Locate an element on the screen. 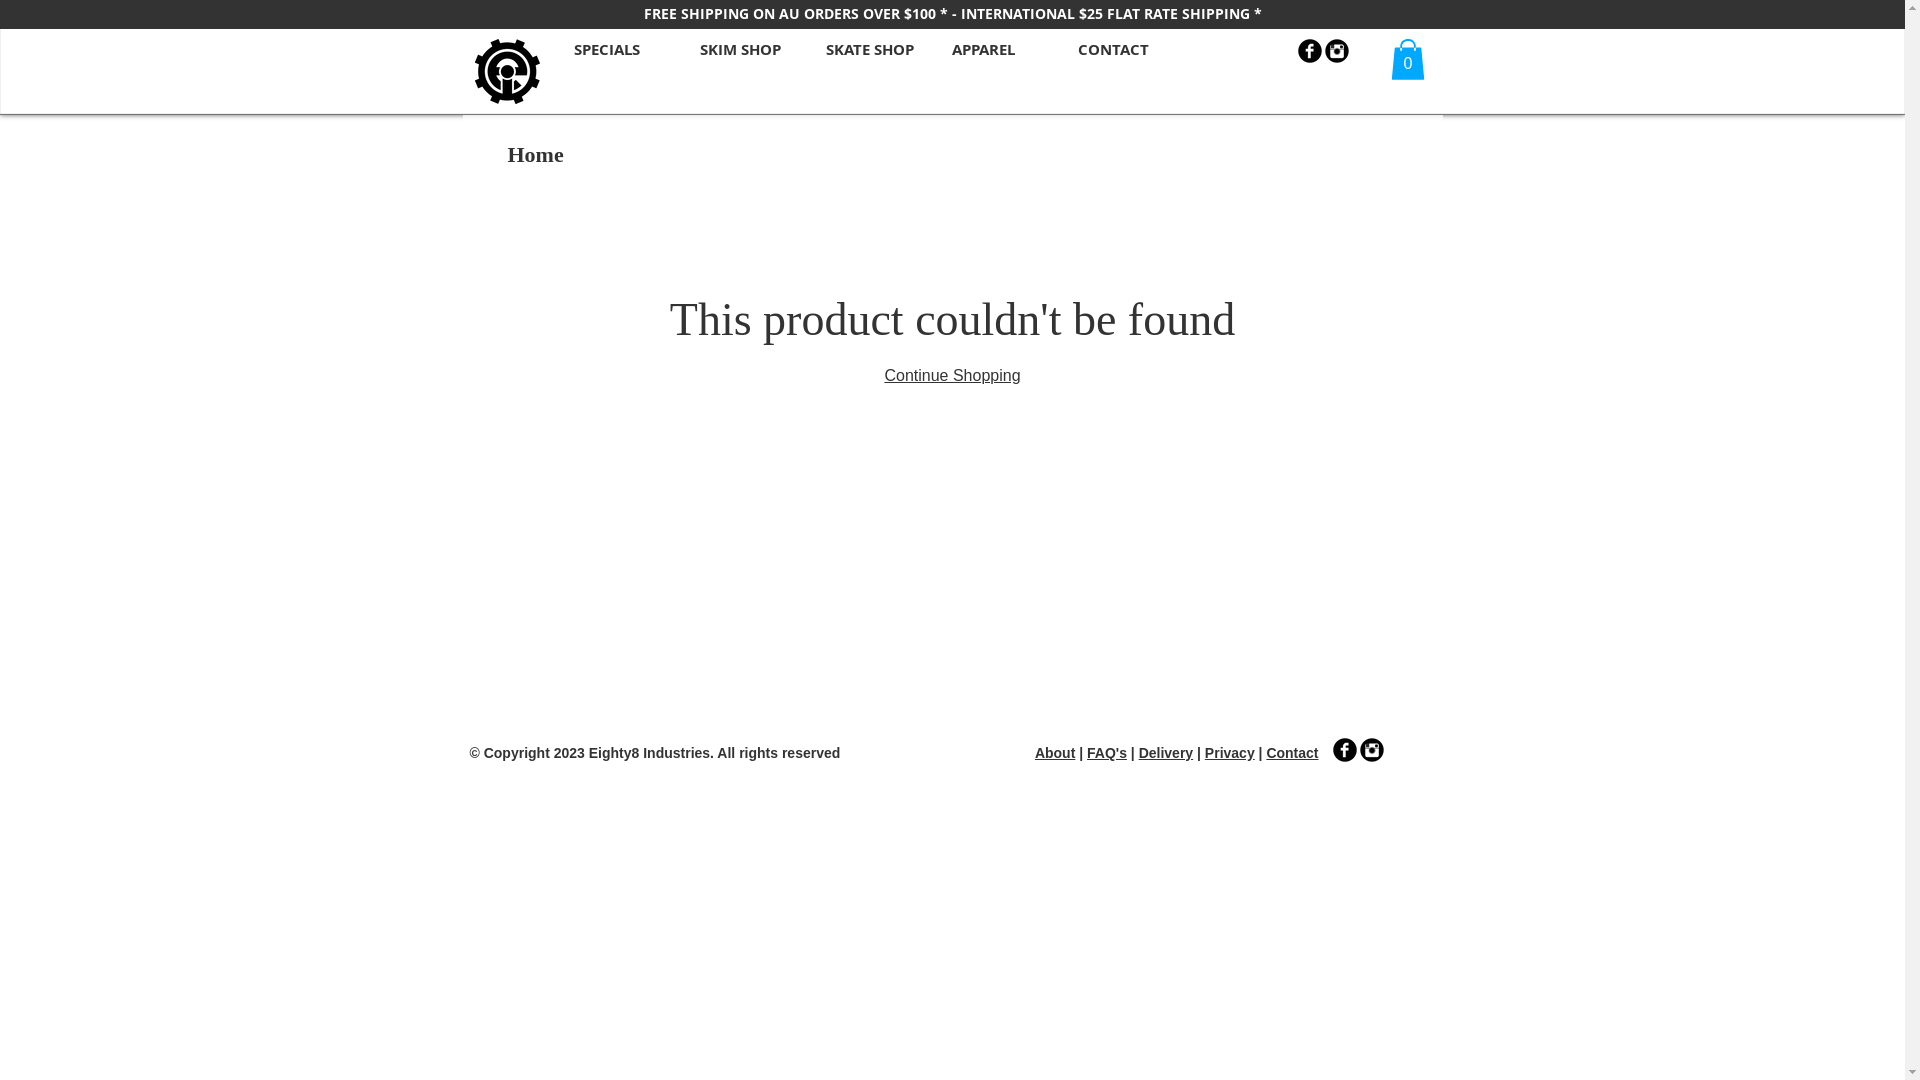 This screenshot has width=1920, height=1080. 'SPECIALS' is located at coordinates (616, 45).